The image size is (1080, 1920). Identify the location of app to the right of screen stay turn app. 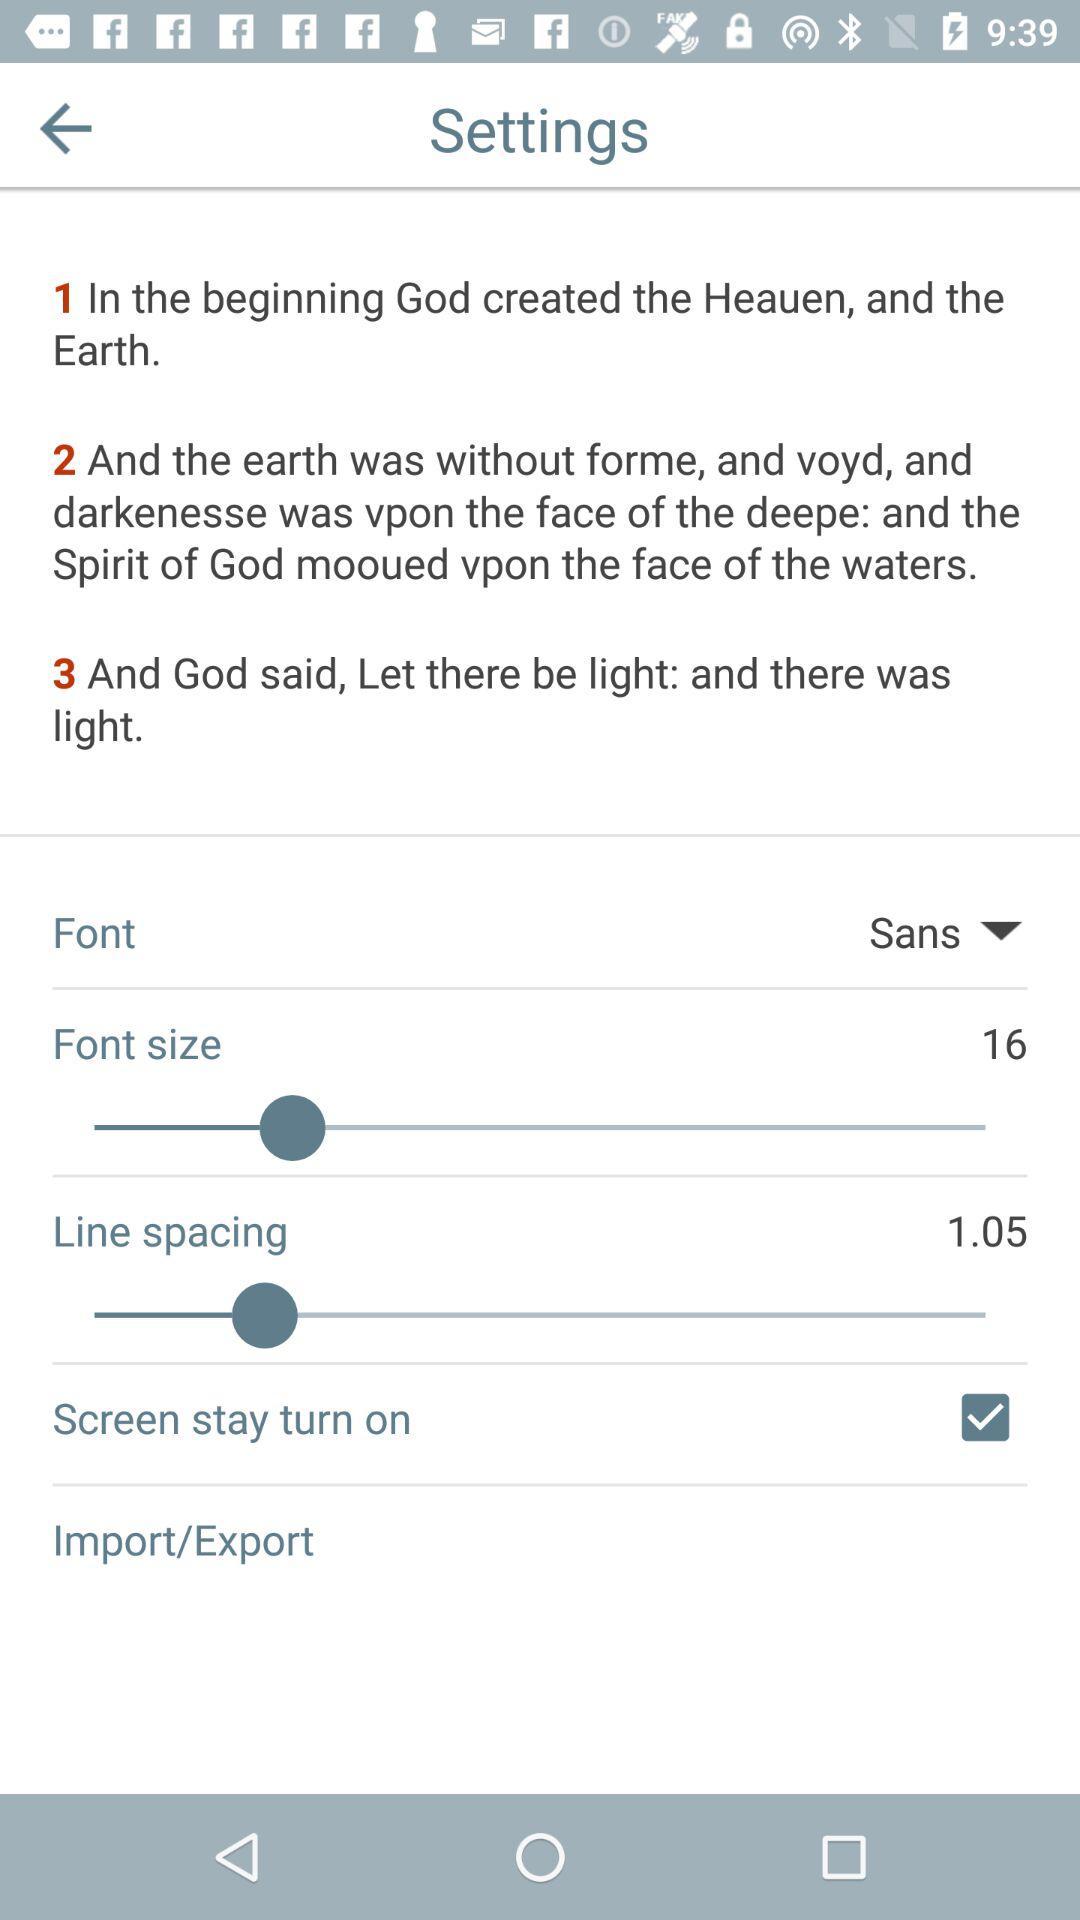
(984, 1416).